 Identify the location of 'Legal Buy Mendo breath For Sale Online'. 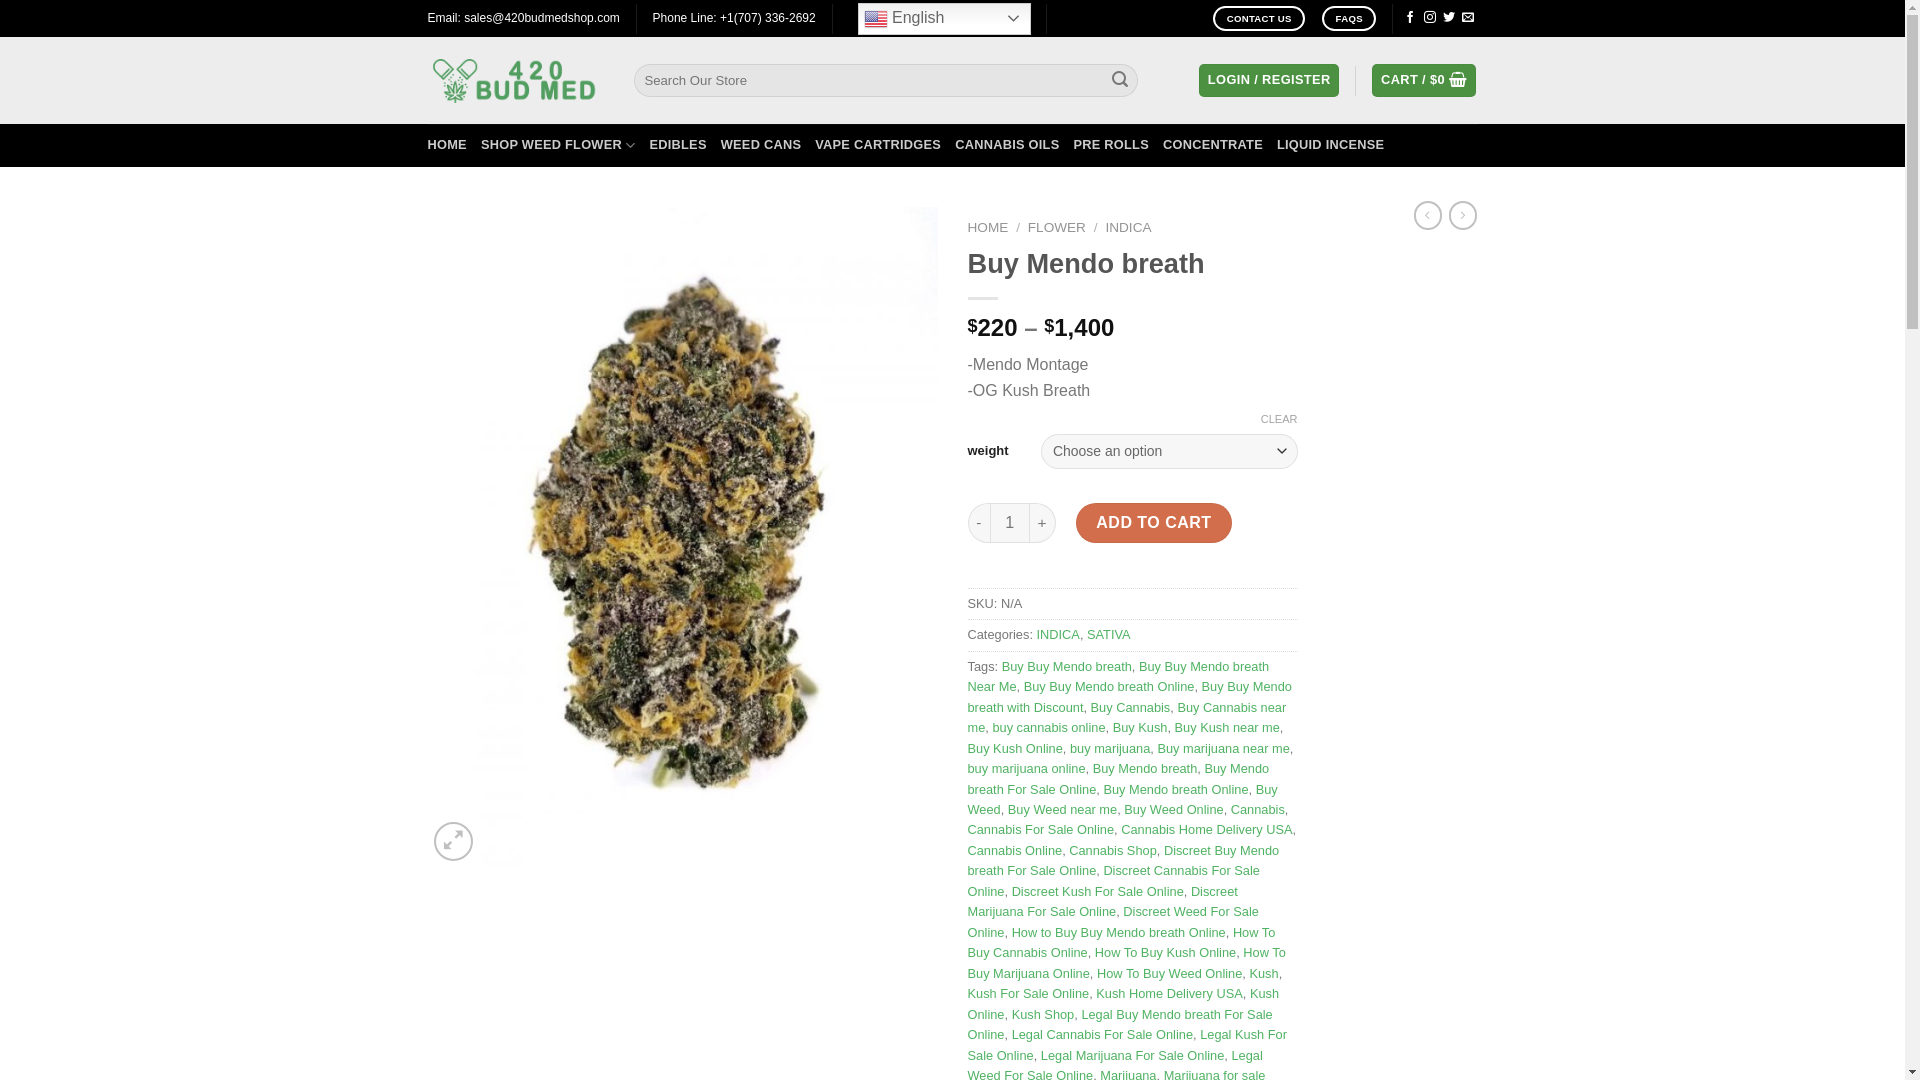
(1120, 1024).